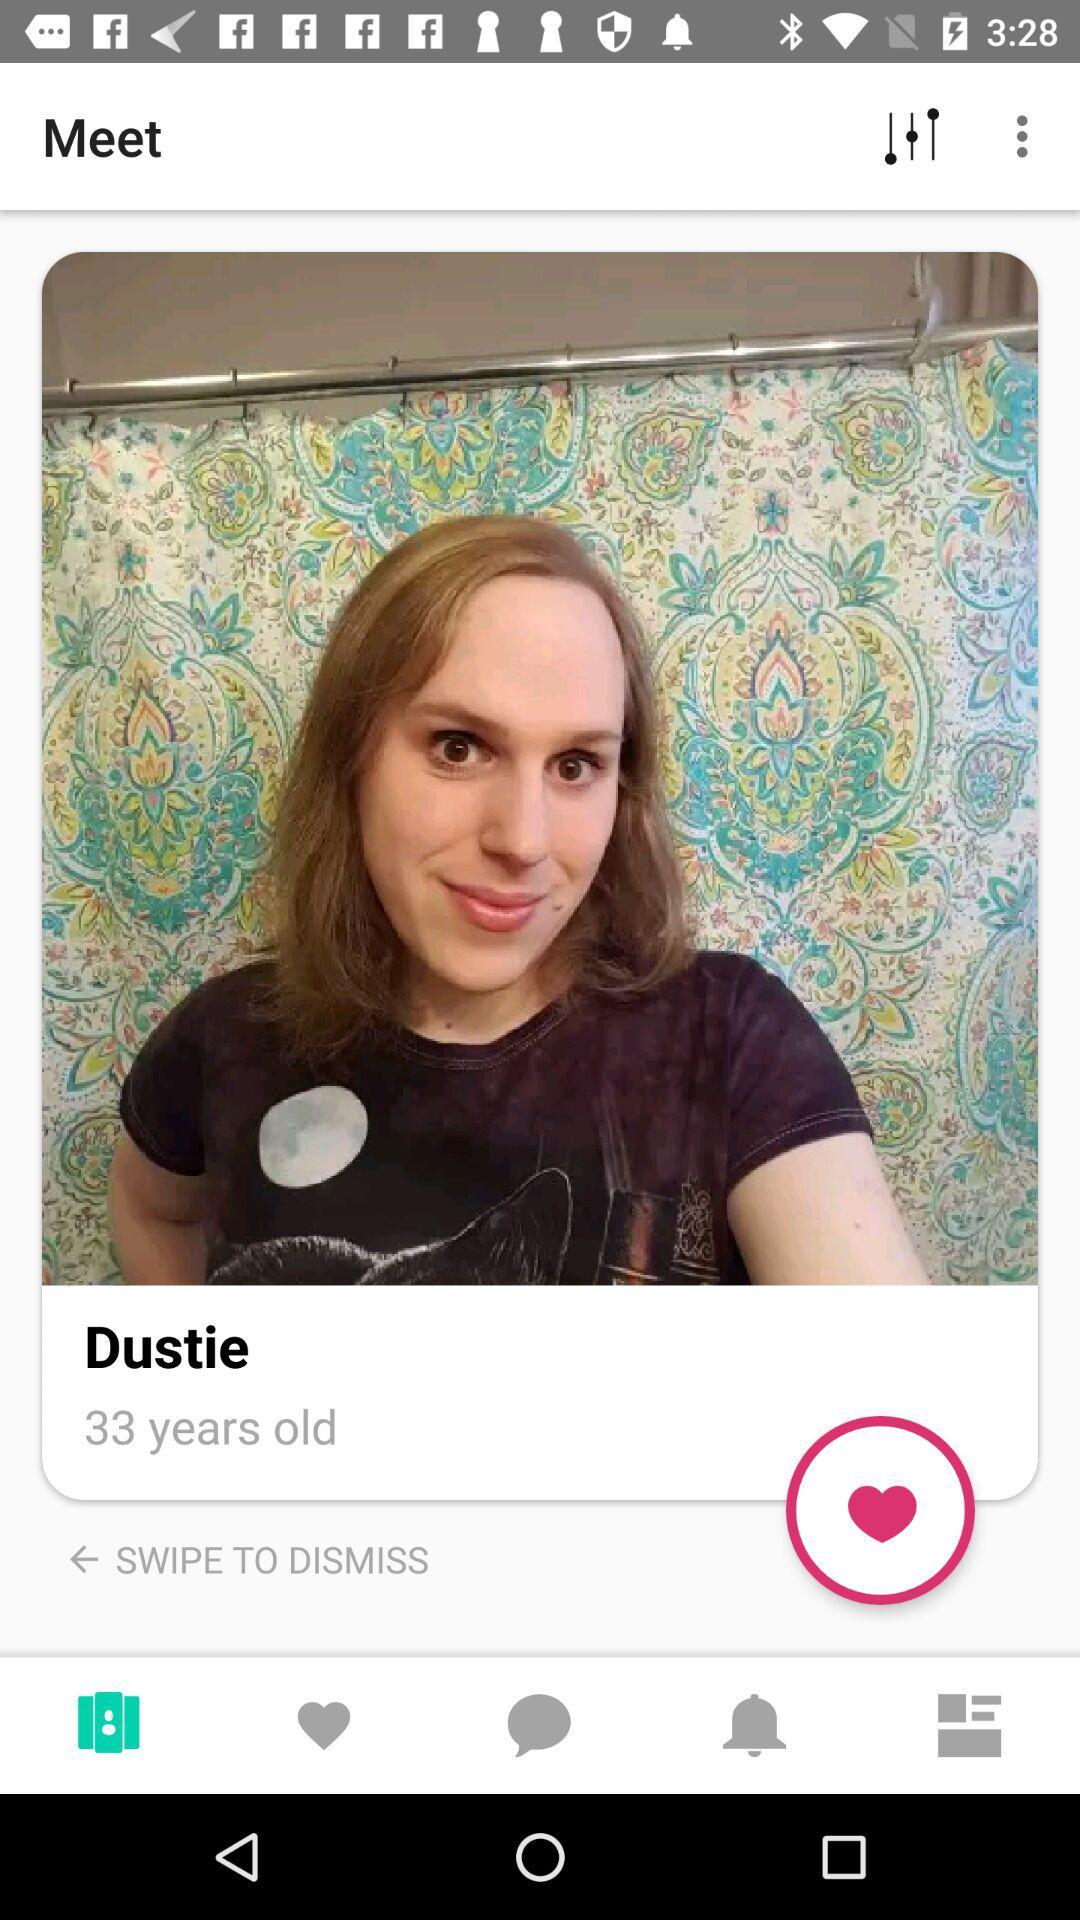 Image resolution: width=1080 pixels, height=1920 pixels. What do you see at coordinates (211, 1425) in the screenshot?
I see `33 years old icon` at bounding box center [211, 1425].